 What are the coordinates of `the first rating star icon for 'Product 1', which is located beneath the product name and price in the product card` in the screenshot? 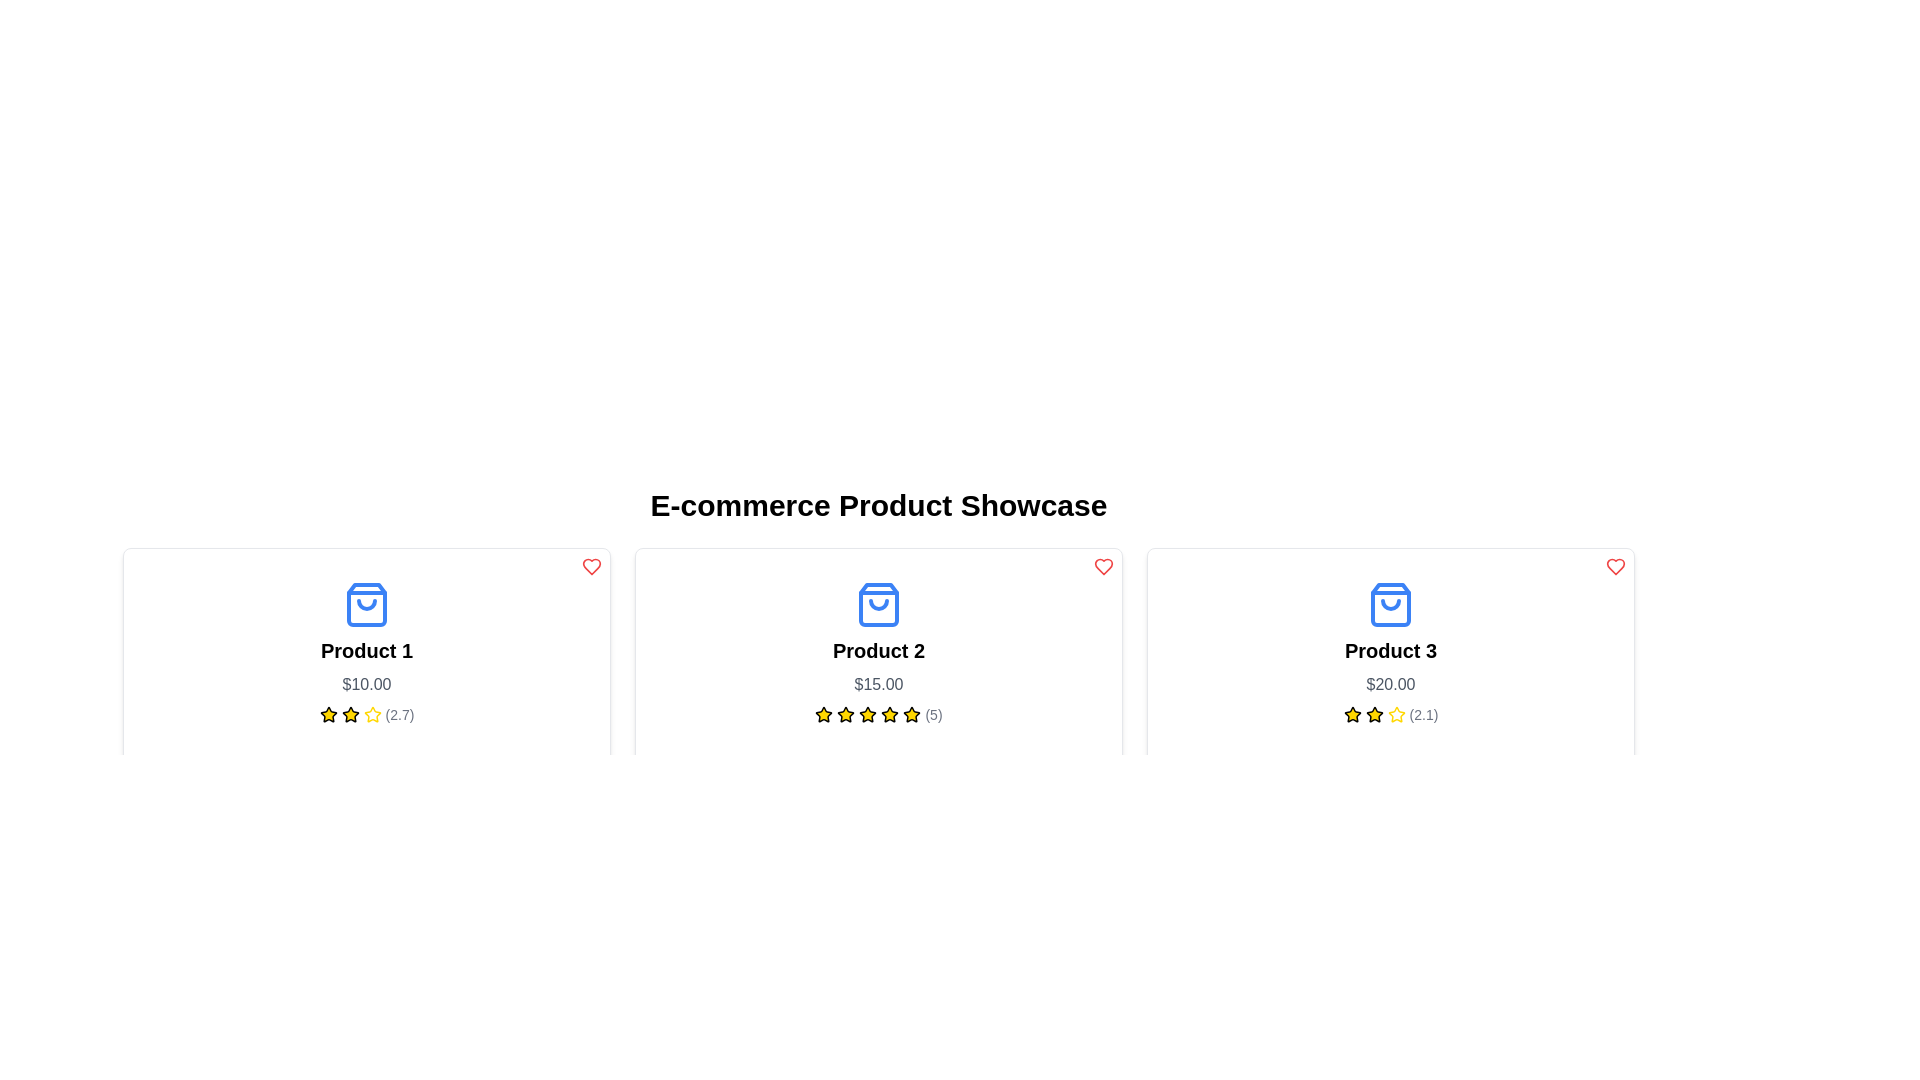 It's located at (328, 713).